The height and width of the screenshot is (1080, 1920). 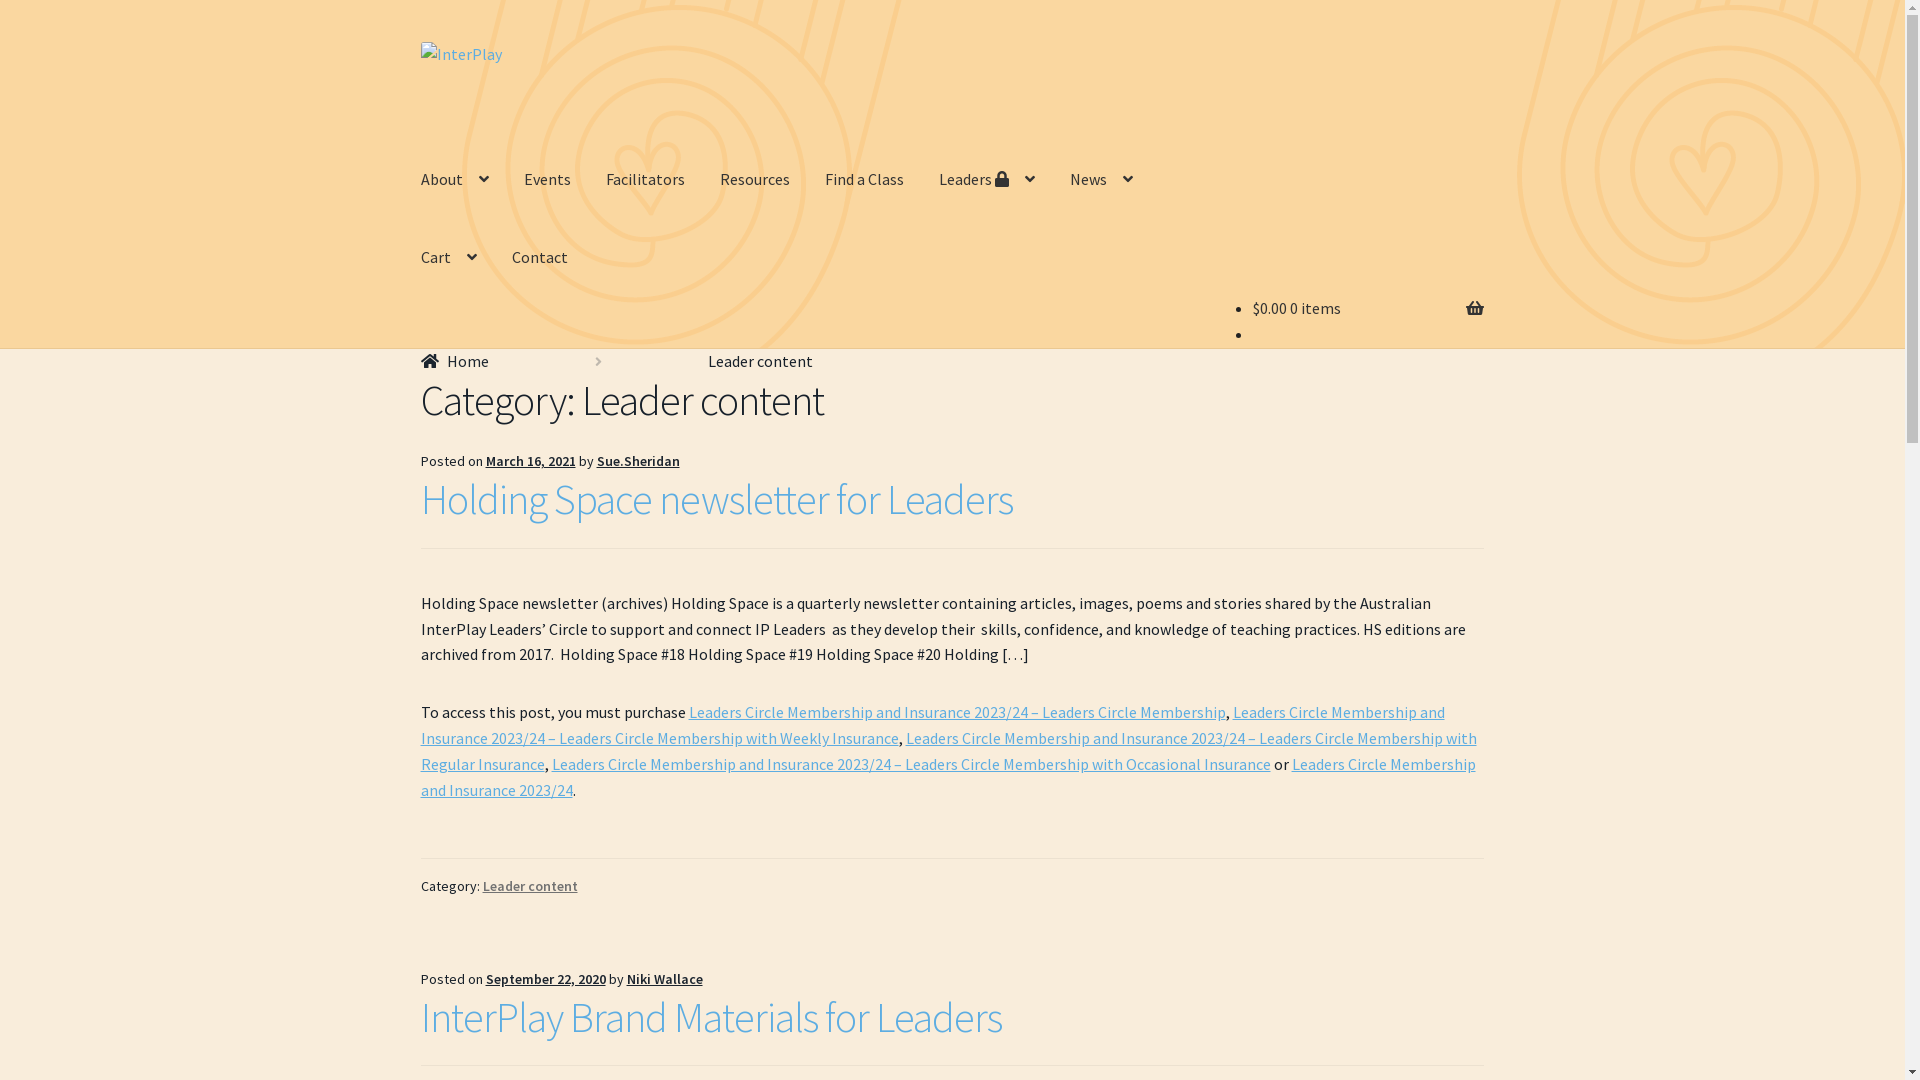 I want to click on 'Resources', so click(x=704, y=180).